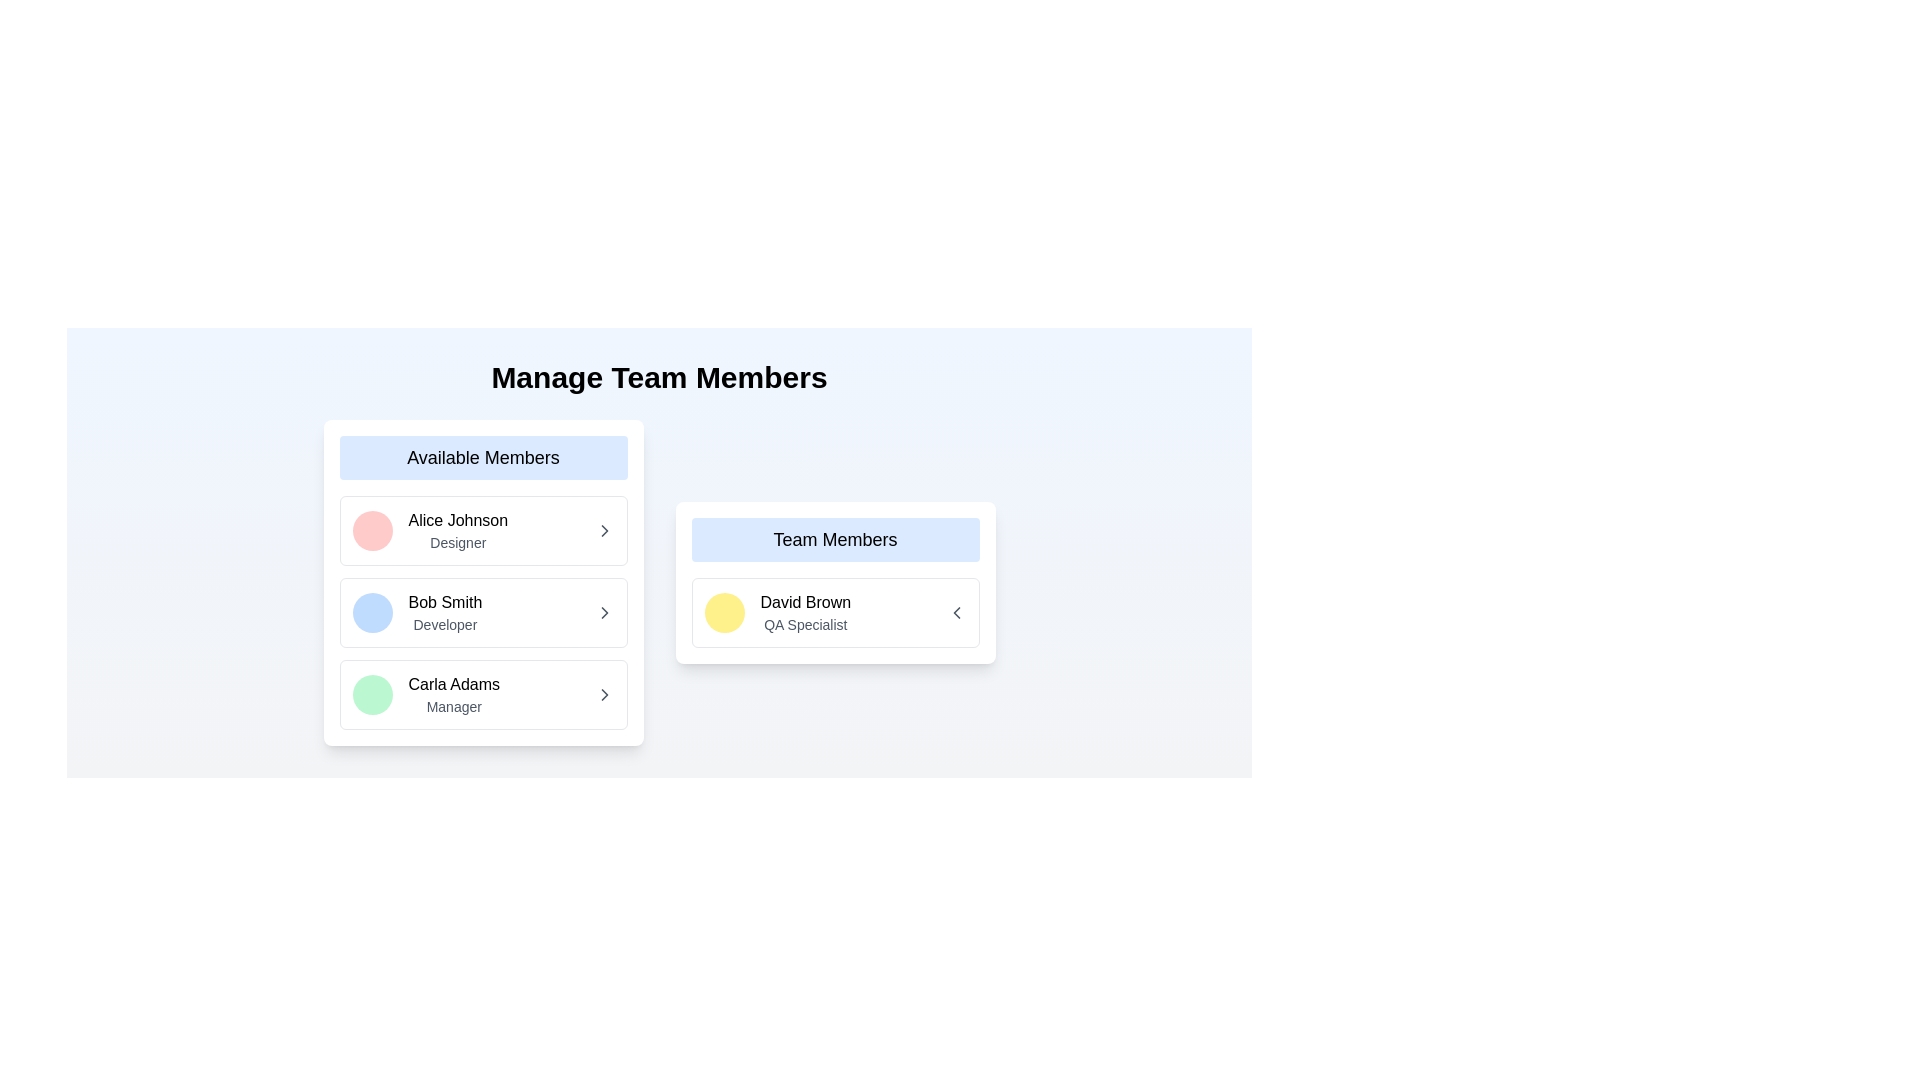 The image size is (1920, 1080). What do you see at coordinates (955, 612) in the screenshot?
I see `the button located on the far right side of the group for member 'David Brown', adjacent to 'QA Specialist'` at bounding box center [955, 612].